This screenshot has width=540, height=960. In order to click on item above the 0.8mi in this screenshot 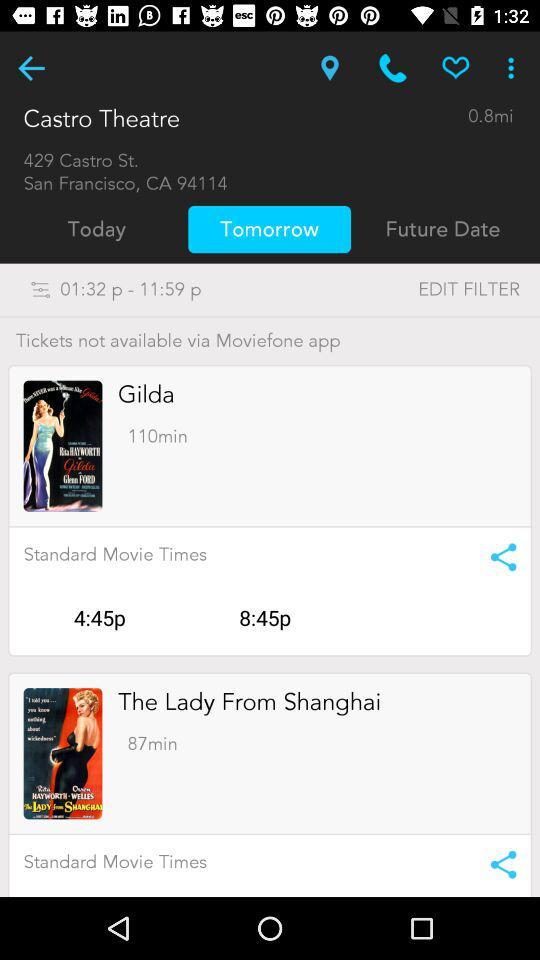, I will do `click(513, 68)`.